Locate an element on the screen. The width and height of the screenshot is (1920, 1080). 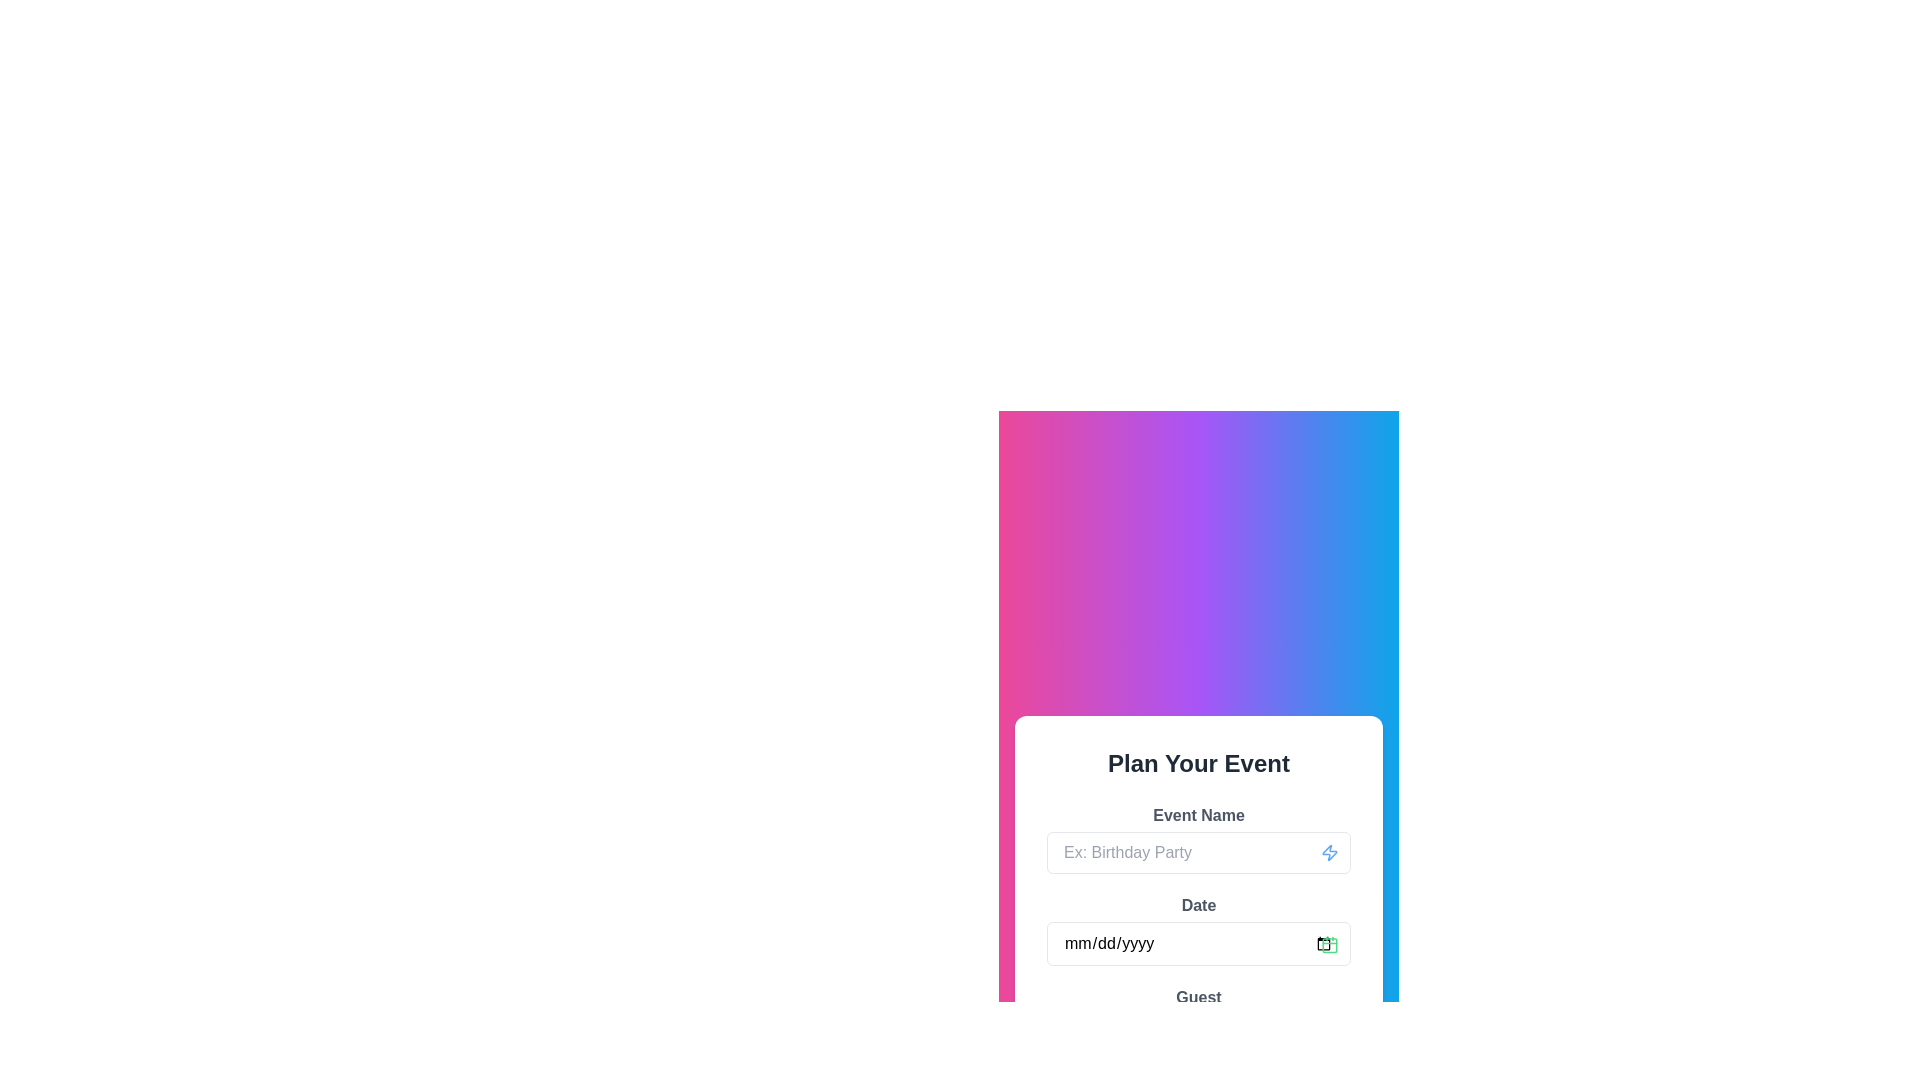
the small rectangular UI element with rounded corners located within the calendar icon is located at coordinates (1329, 945).